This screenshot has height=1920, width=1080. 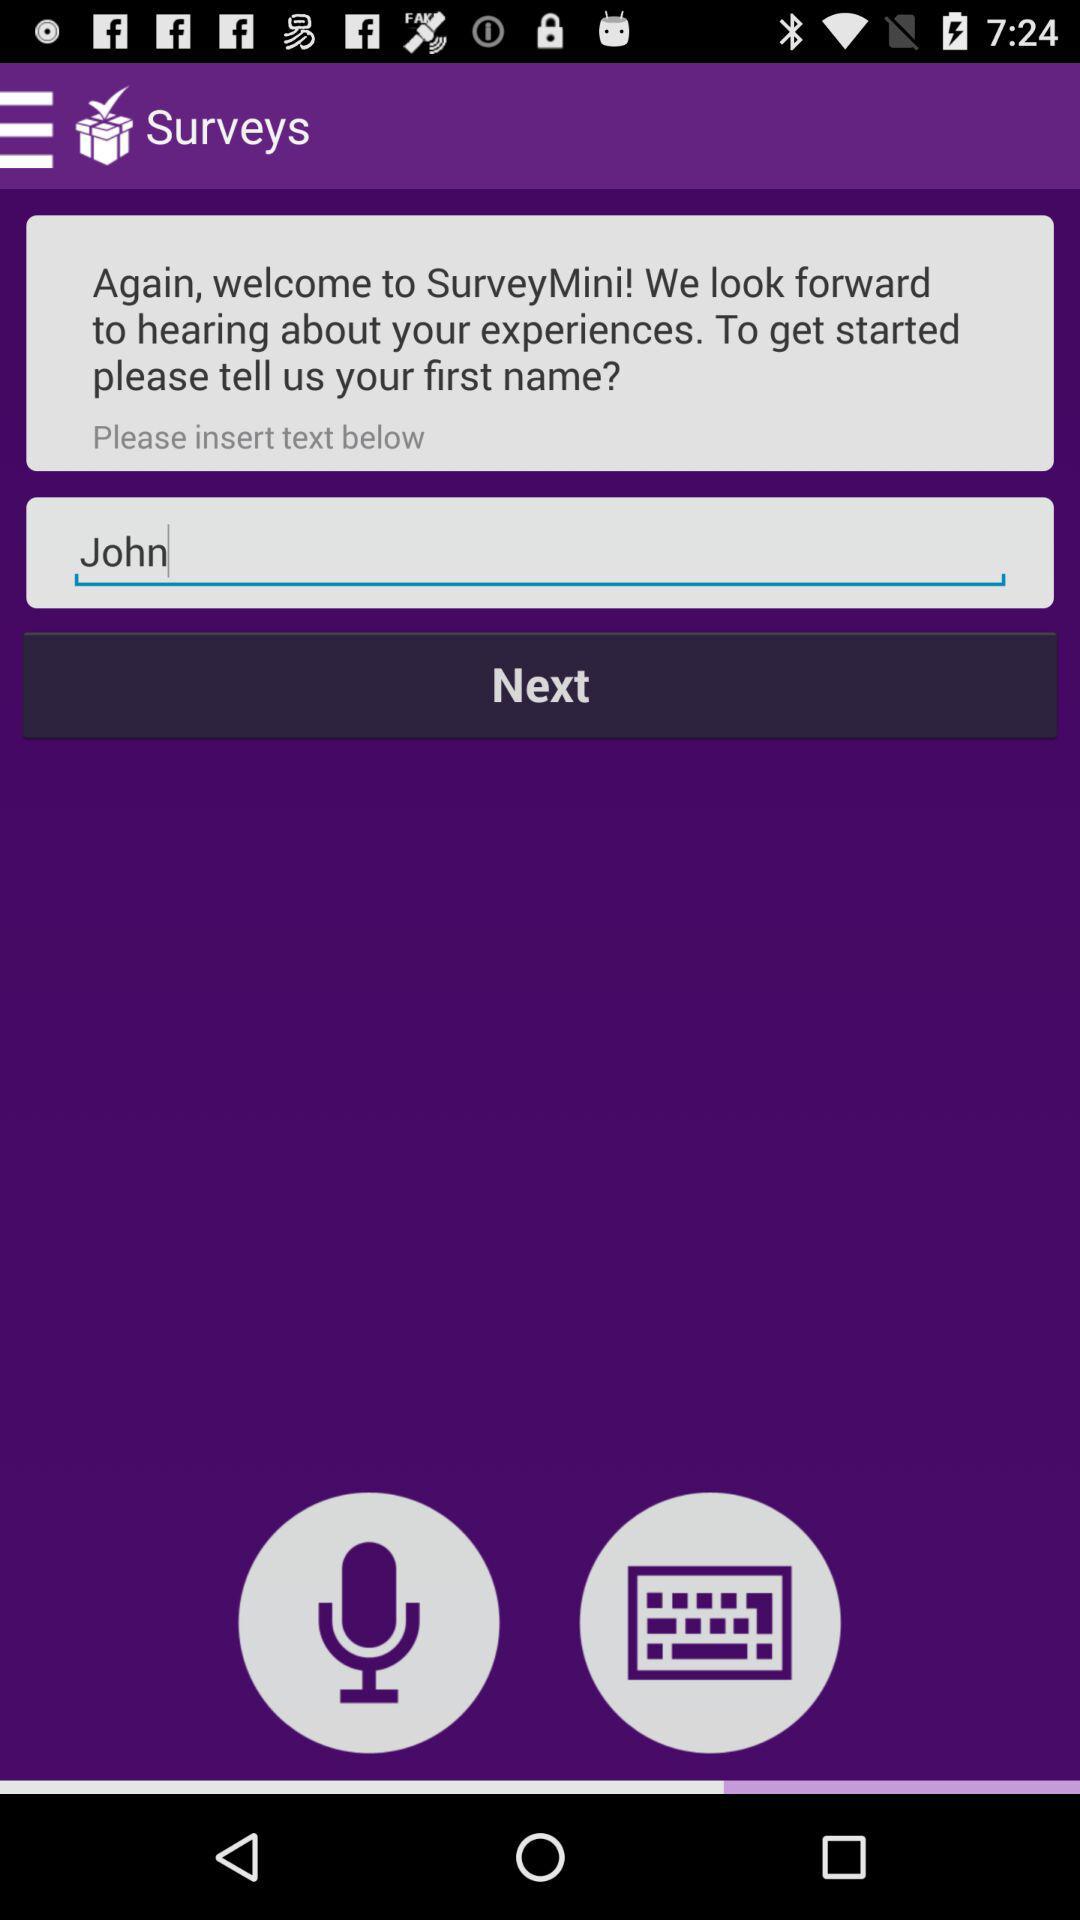 What do you see at coordinates (540, 684) in the screenshot?
I see `icon below john icon` at bounding box center [540, 684].